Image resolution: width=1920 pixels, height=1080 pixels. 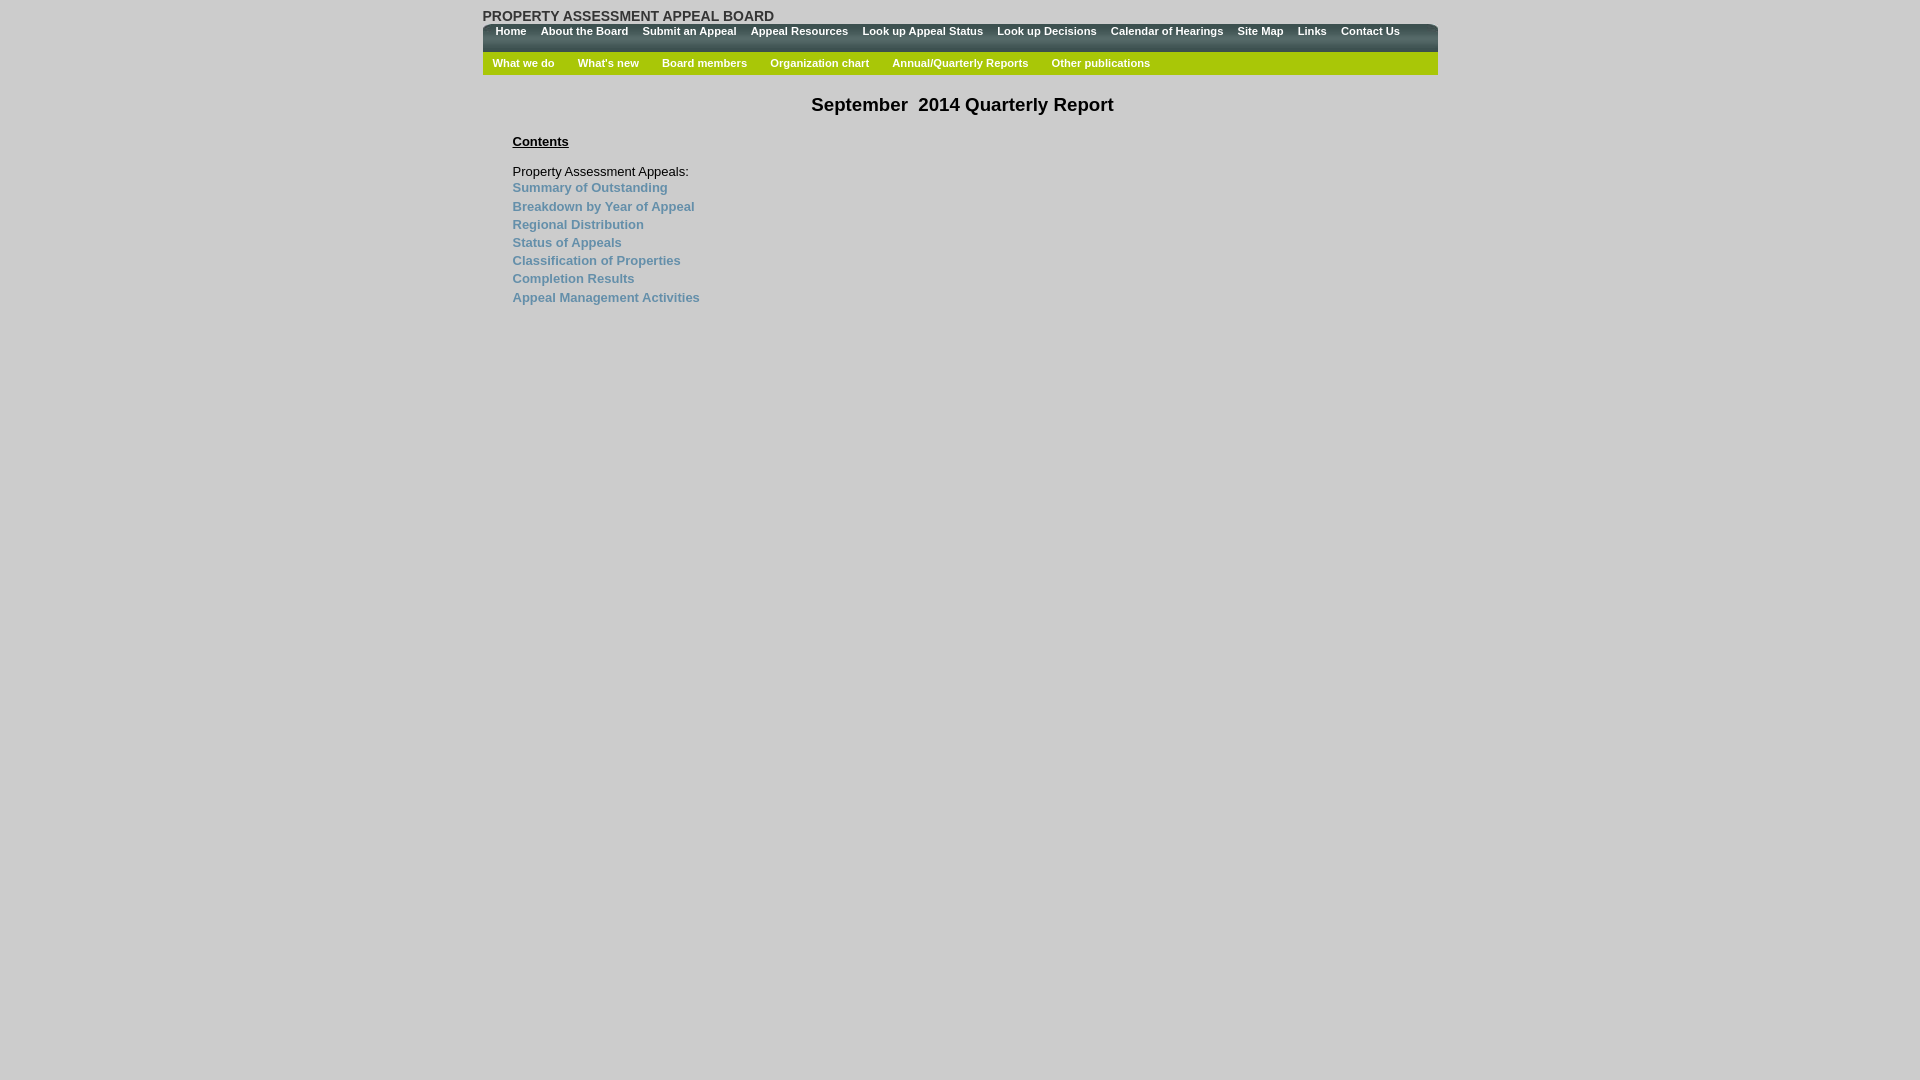 What do you see at coordinates (1312, 31) in the screenshot?
I see `'Links'` at bounding box center [1312, 31].